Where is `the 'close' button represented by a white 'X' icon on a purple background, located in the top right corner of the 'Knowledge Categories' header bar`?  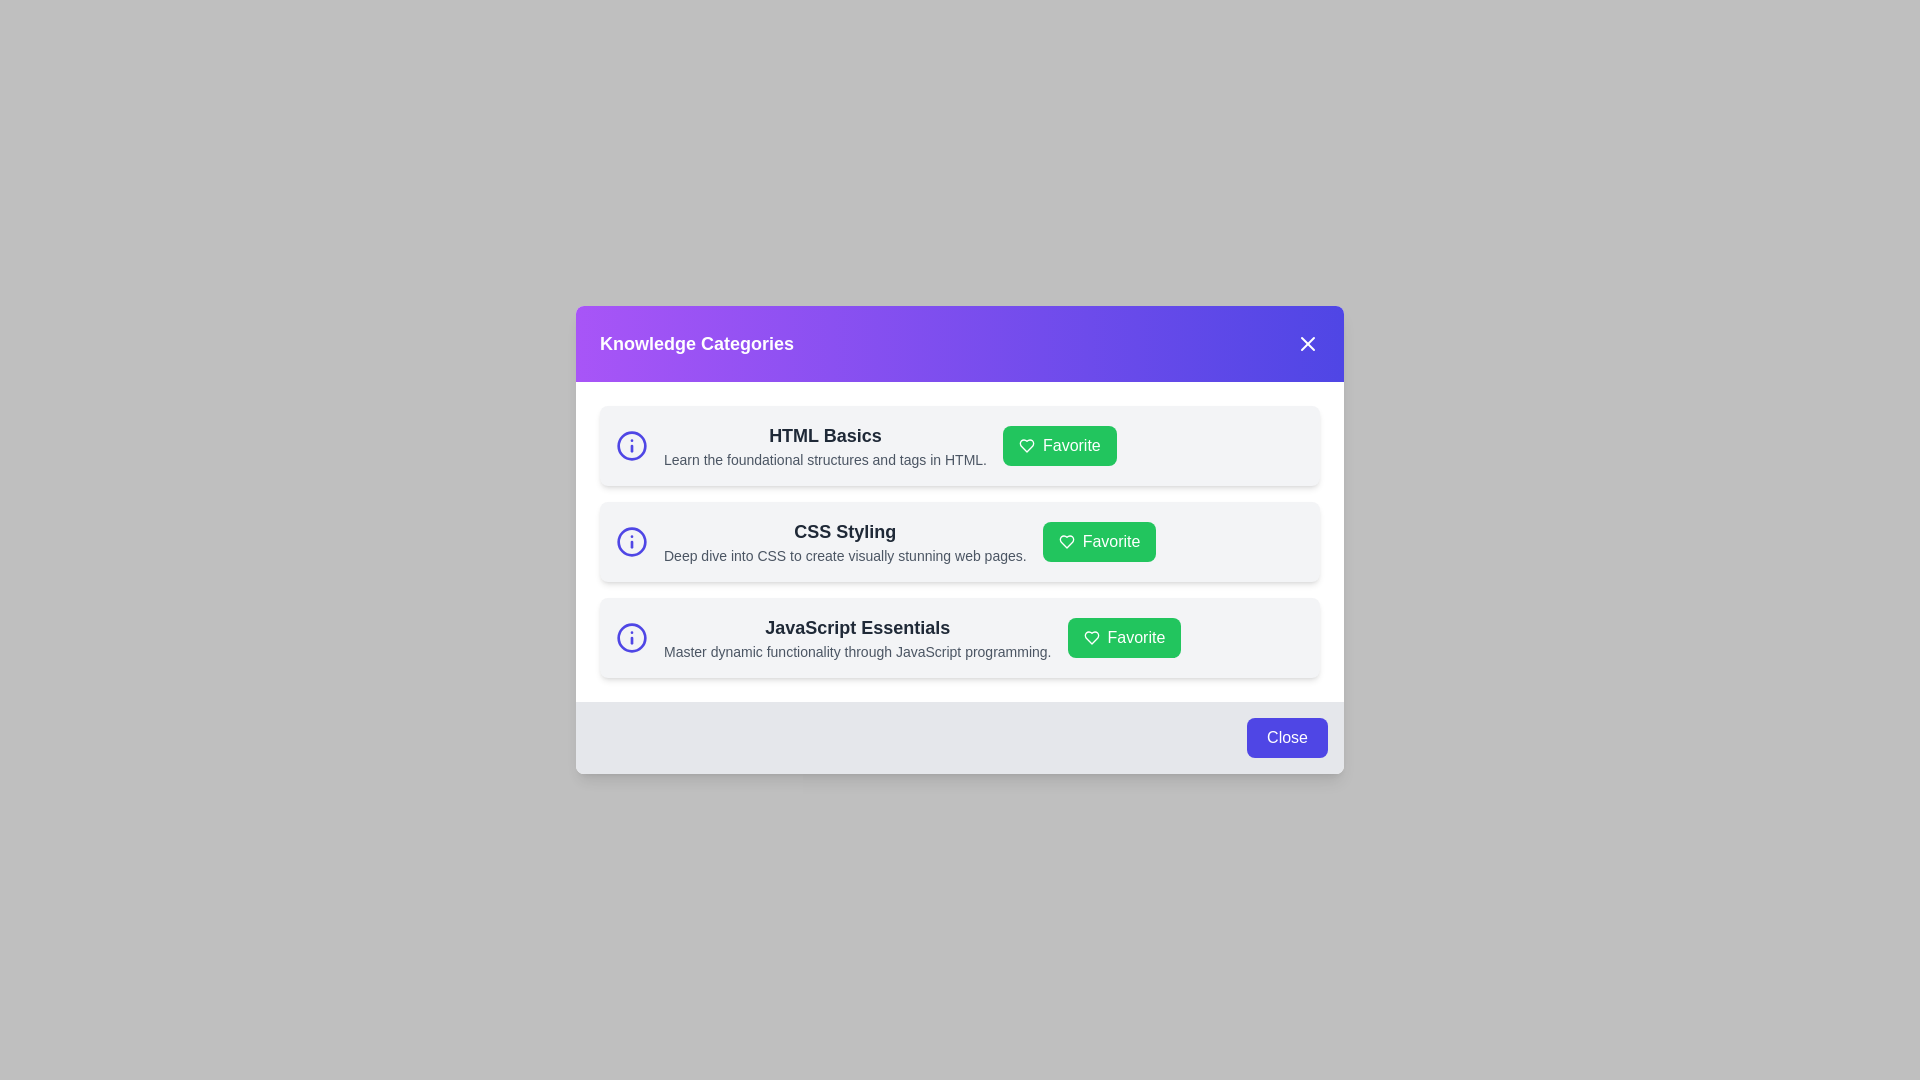
the 'close' button represented by a white 'X' icon on a purple background, located in the top right corner of the 'Knowledge Categories' header bar is located at coordinates (1308, 342).